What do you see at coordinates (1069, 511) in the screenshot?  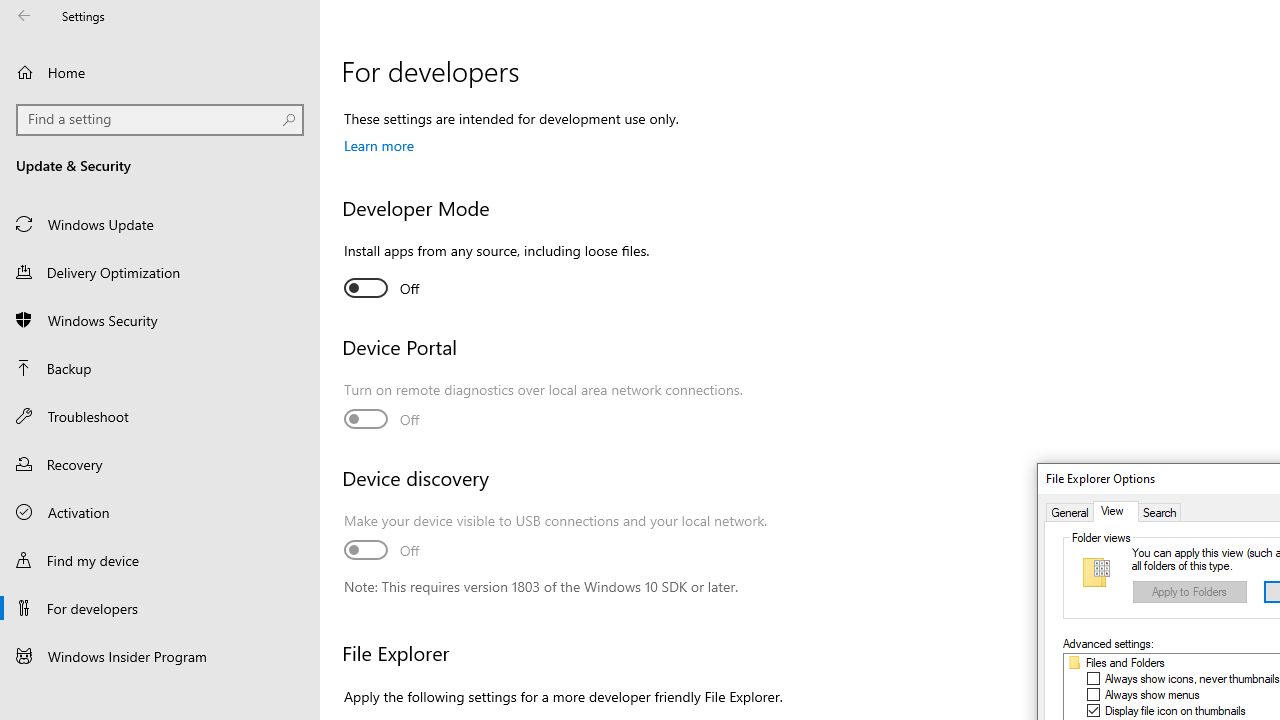 I see `'General'` at bounding box center [1069, 511].